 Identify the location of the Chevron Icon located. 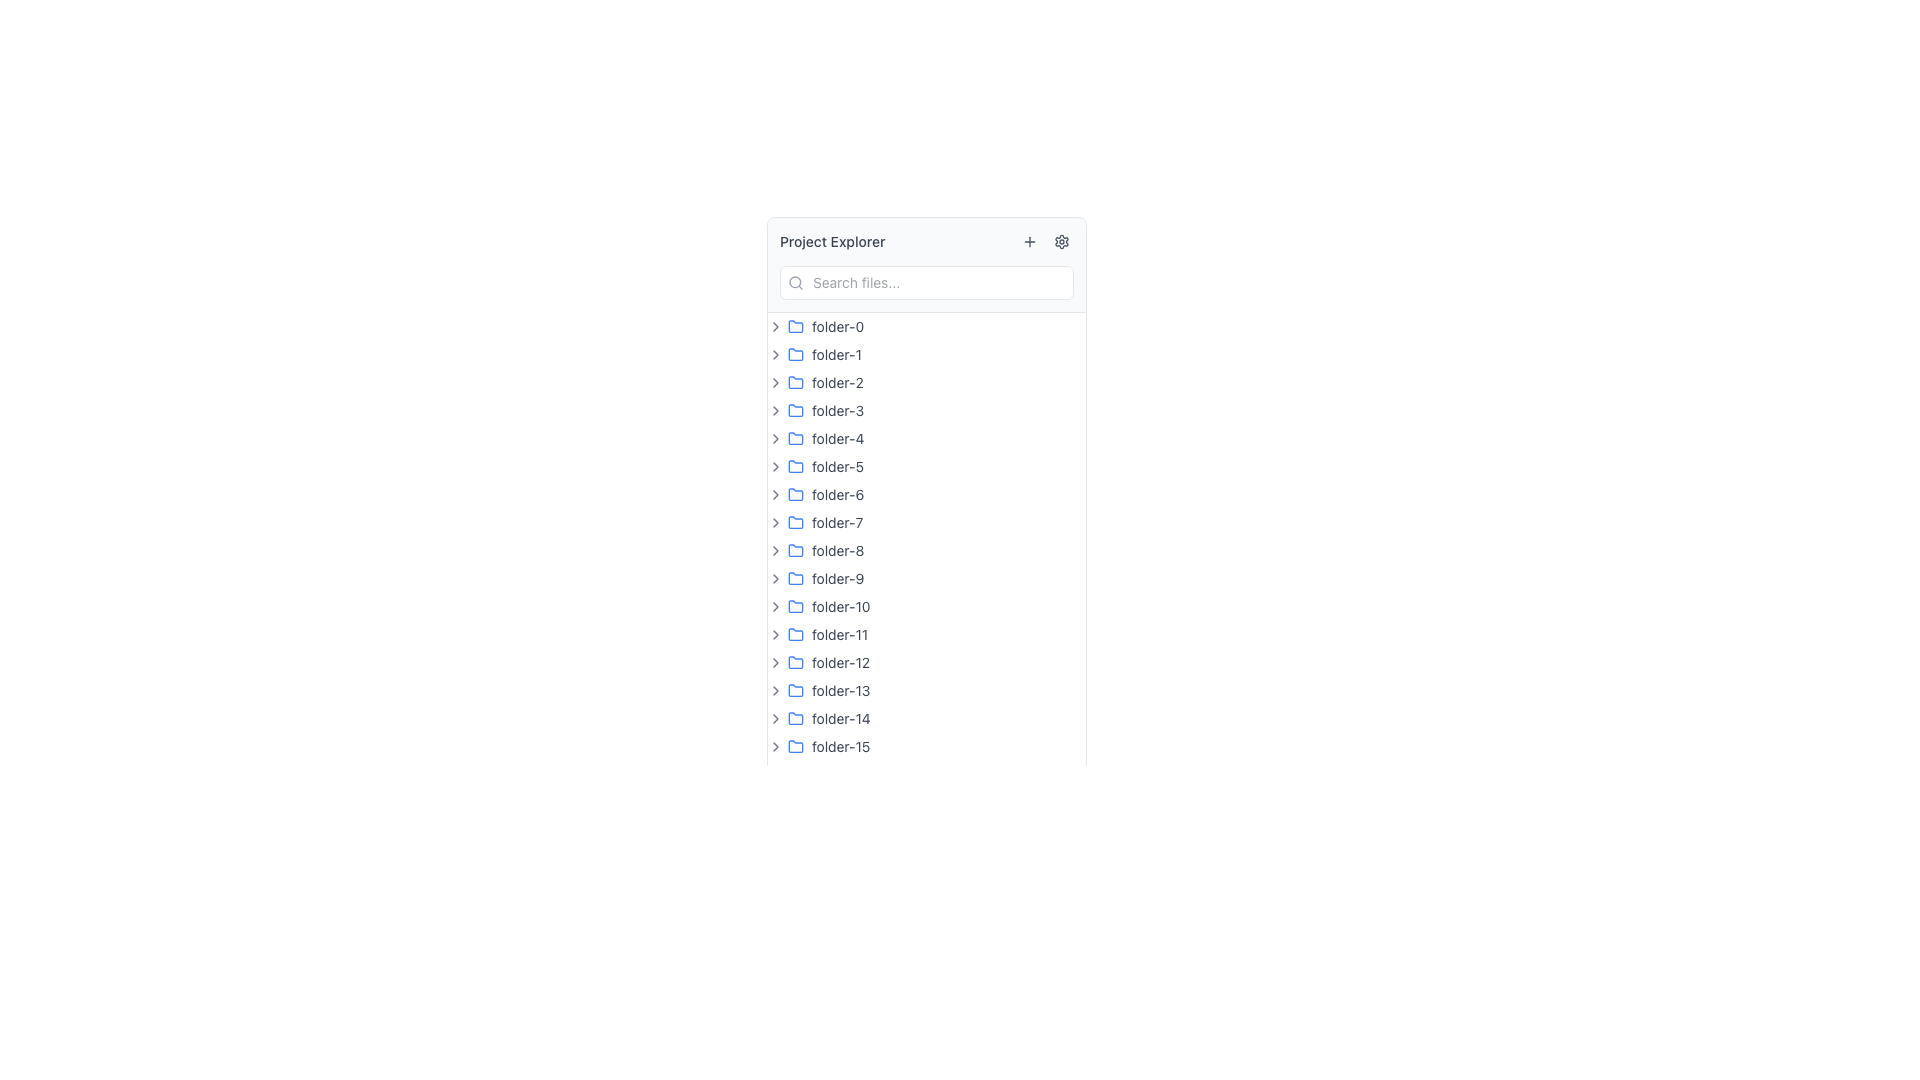
(775, 635).